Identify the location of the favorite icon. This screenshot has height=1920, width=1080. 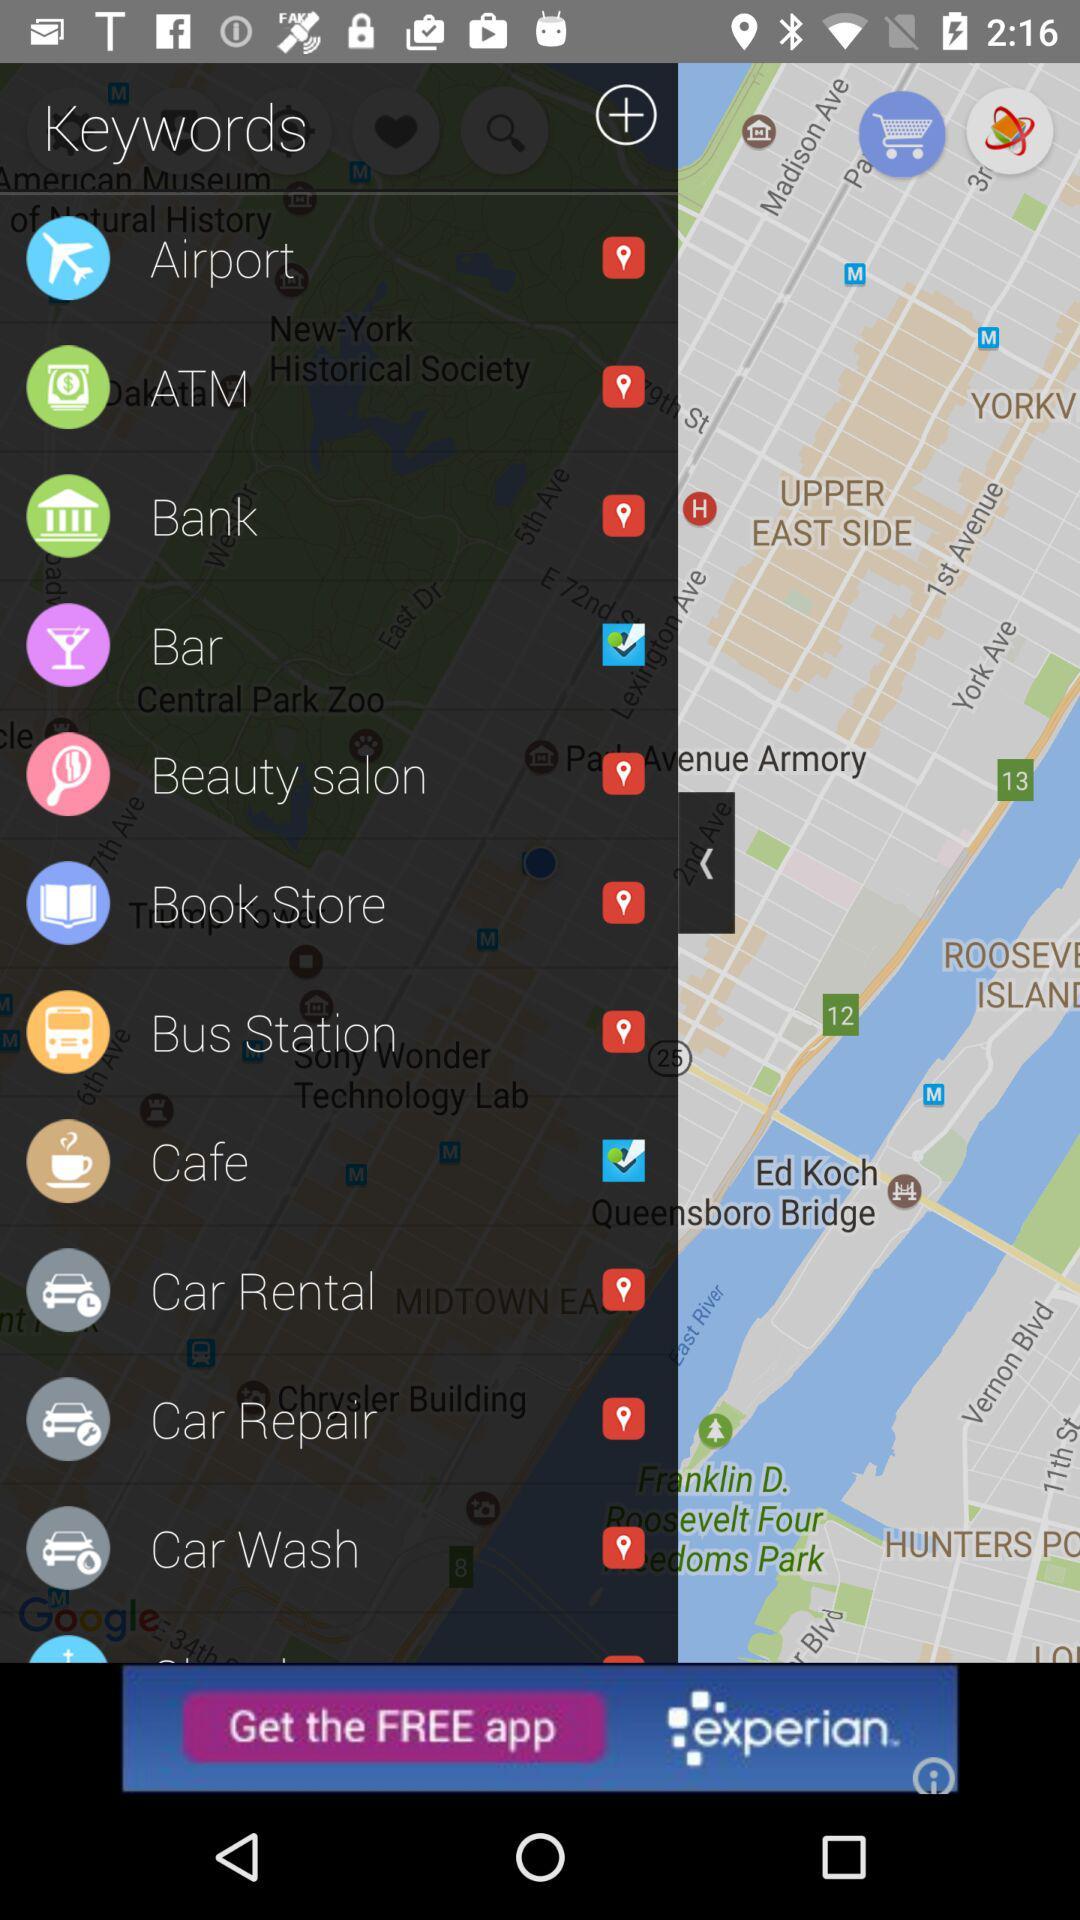
(397, 132).